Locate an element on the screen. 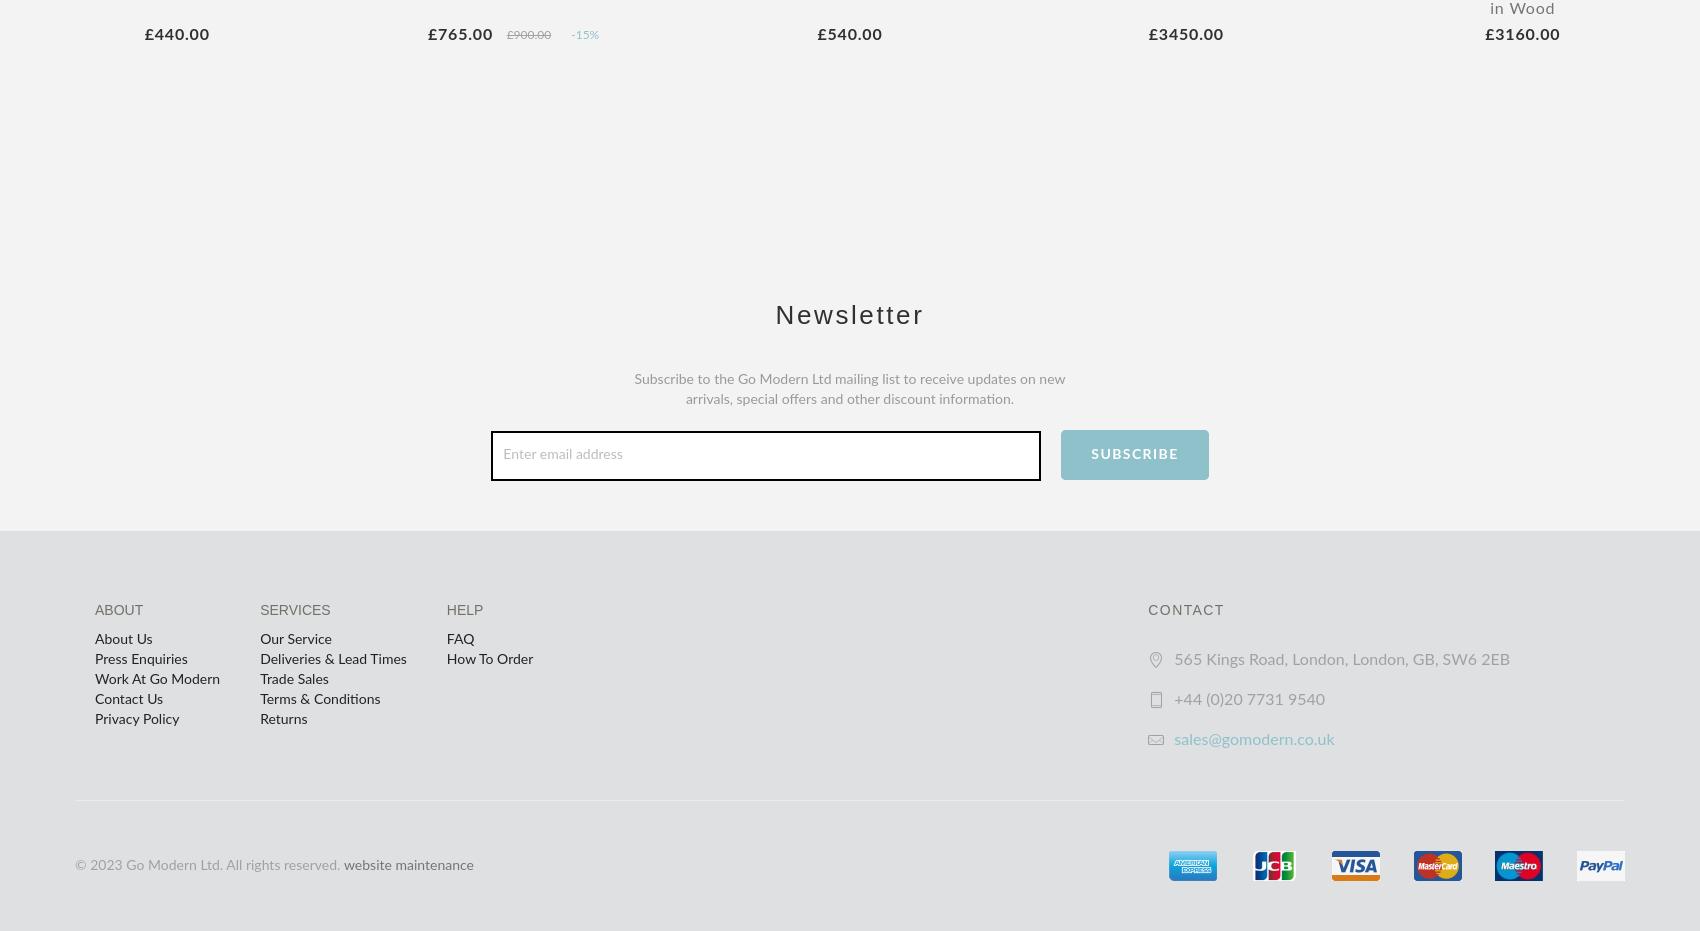 The width and height of the screenshot is (1700, 931). 'Subscribe to the Go Modern Ltd mailing list to receive updates on new arrivals, special offers and other discount information.' is located at coordinates (848, 388).